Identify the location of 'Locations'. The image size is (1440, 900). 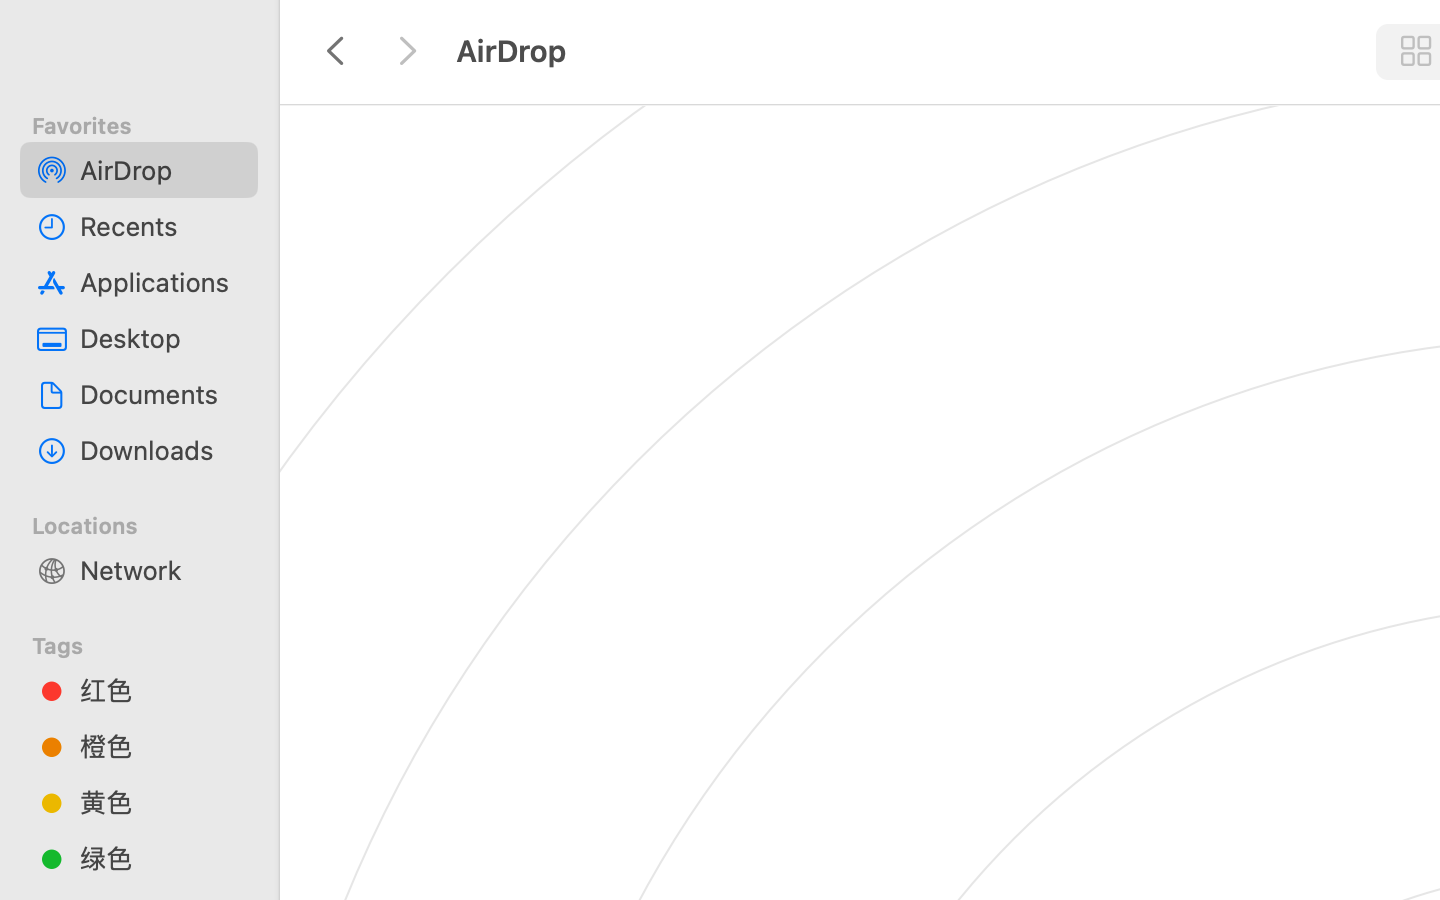
(150, 521).